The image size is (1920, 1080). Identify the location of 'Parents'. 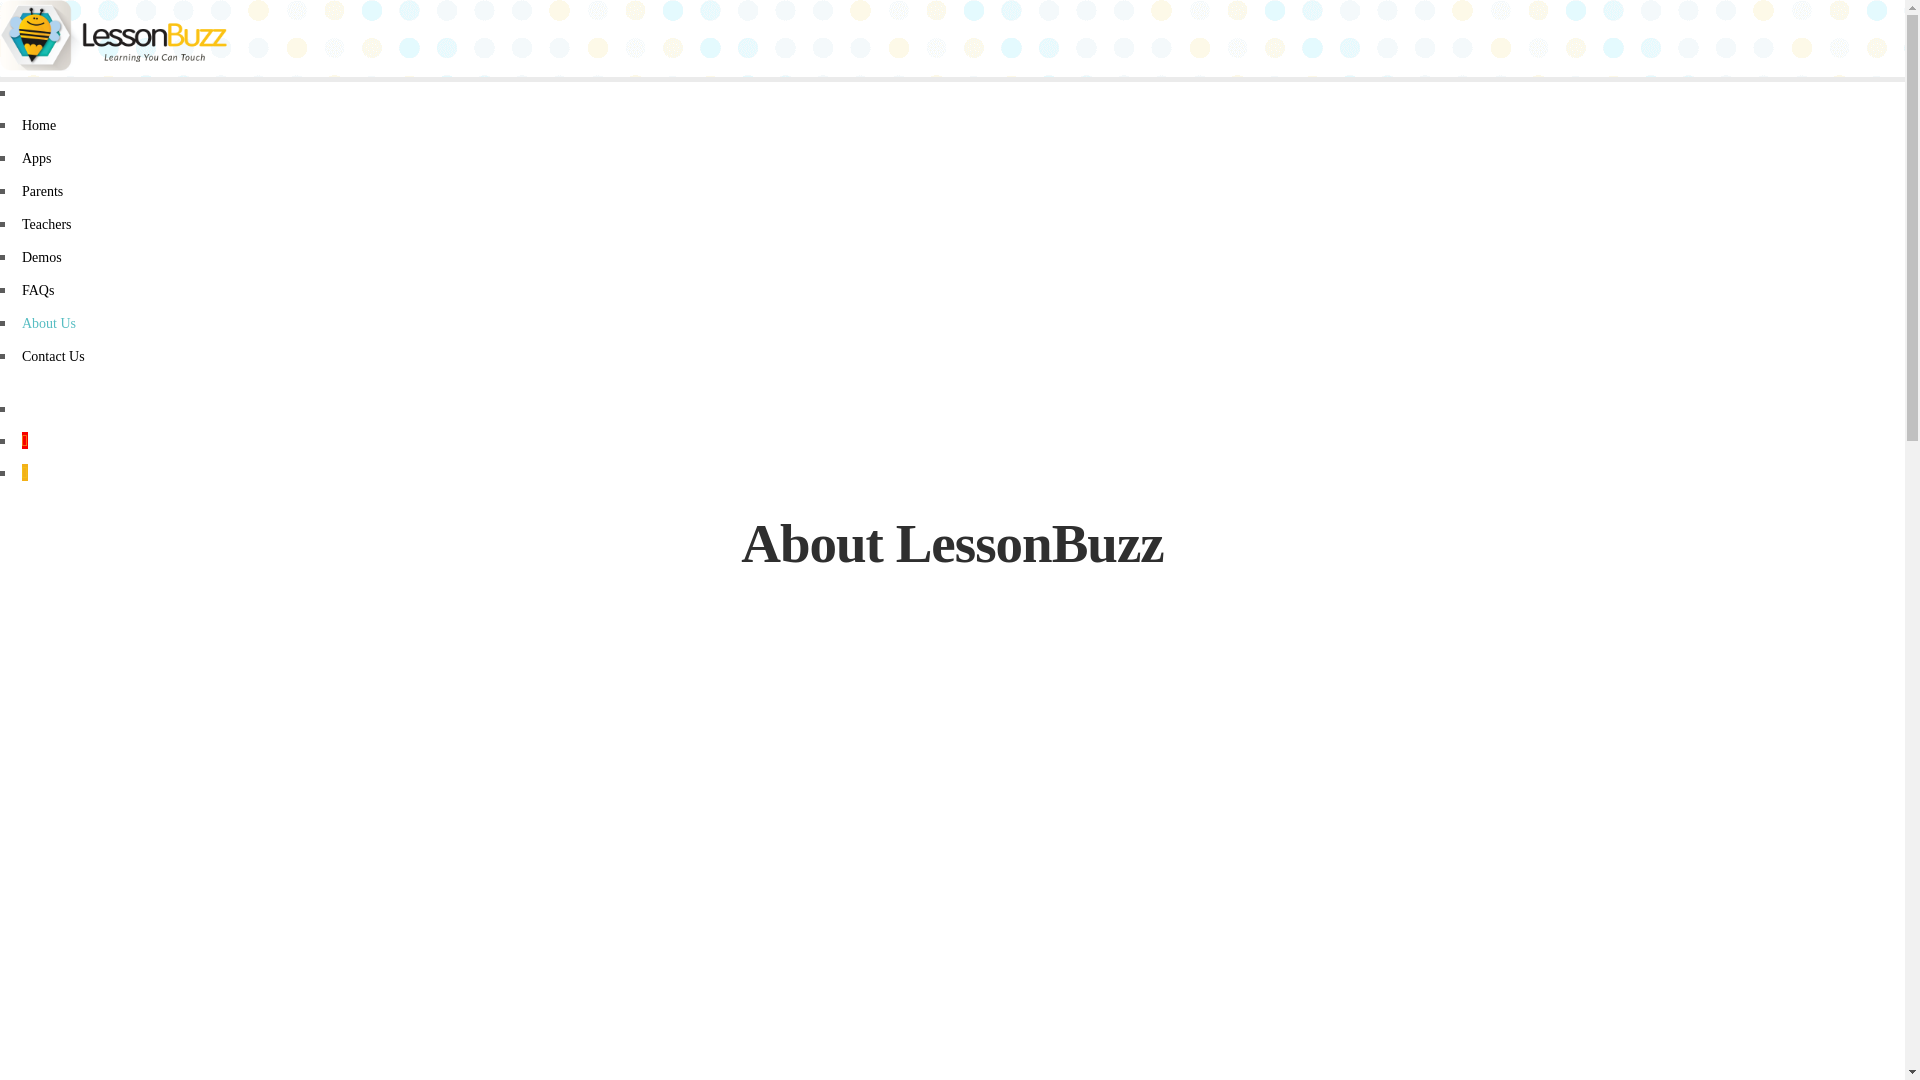
(42, 191).